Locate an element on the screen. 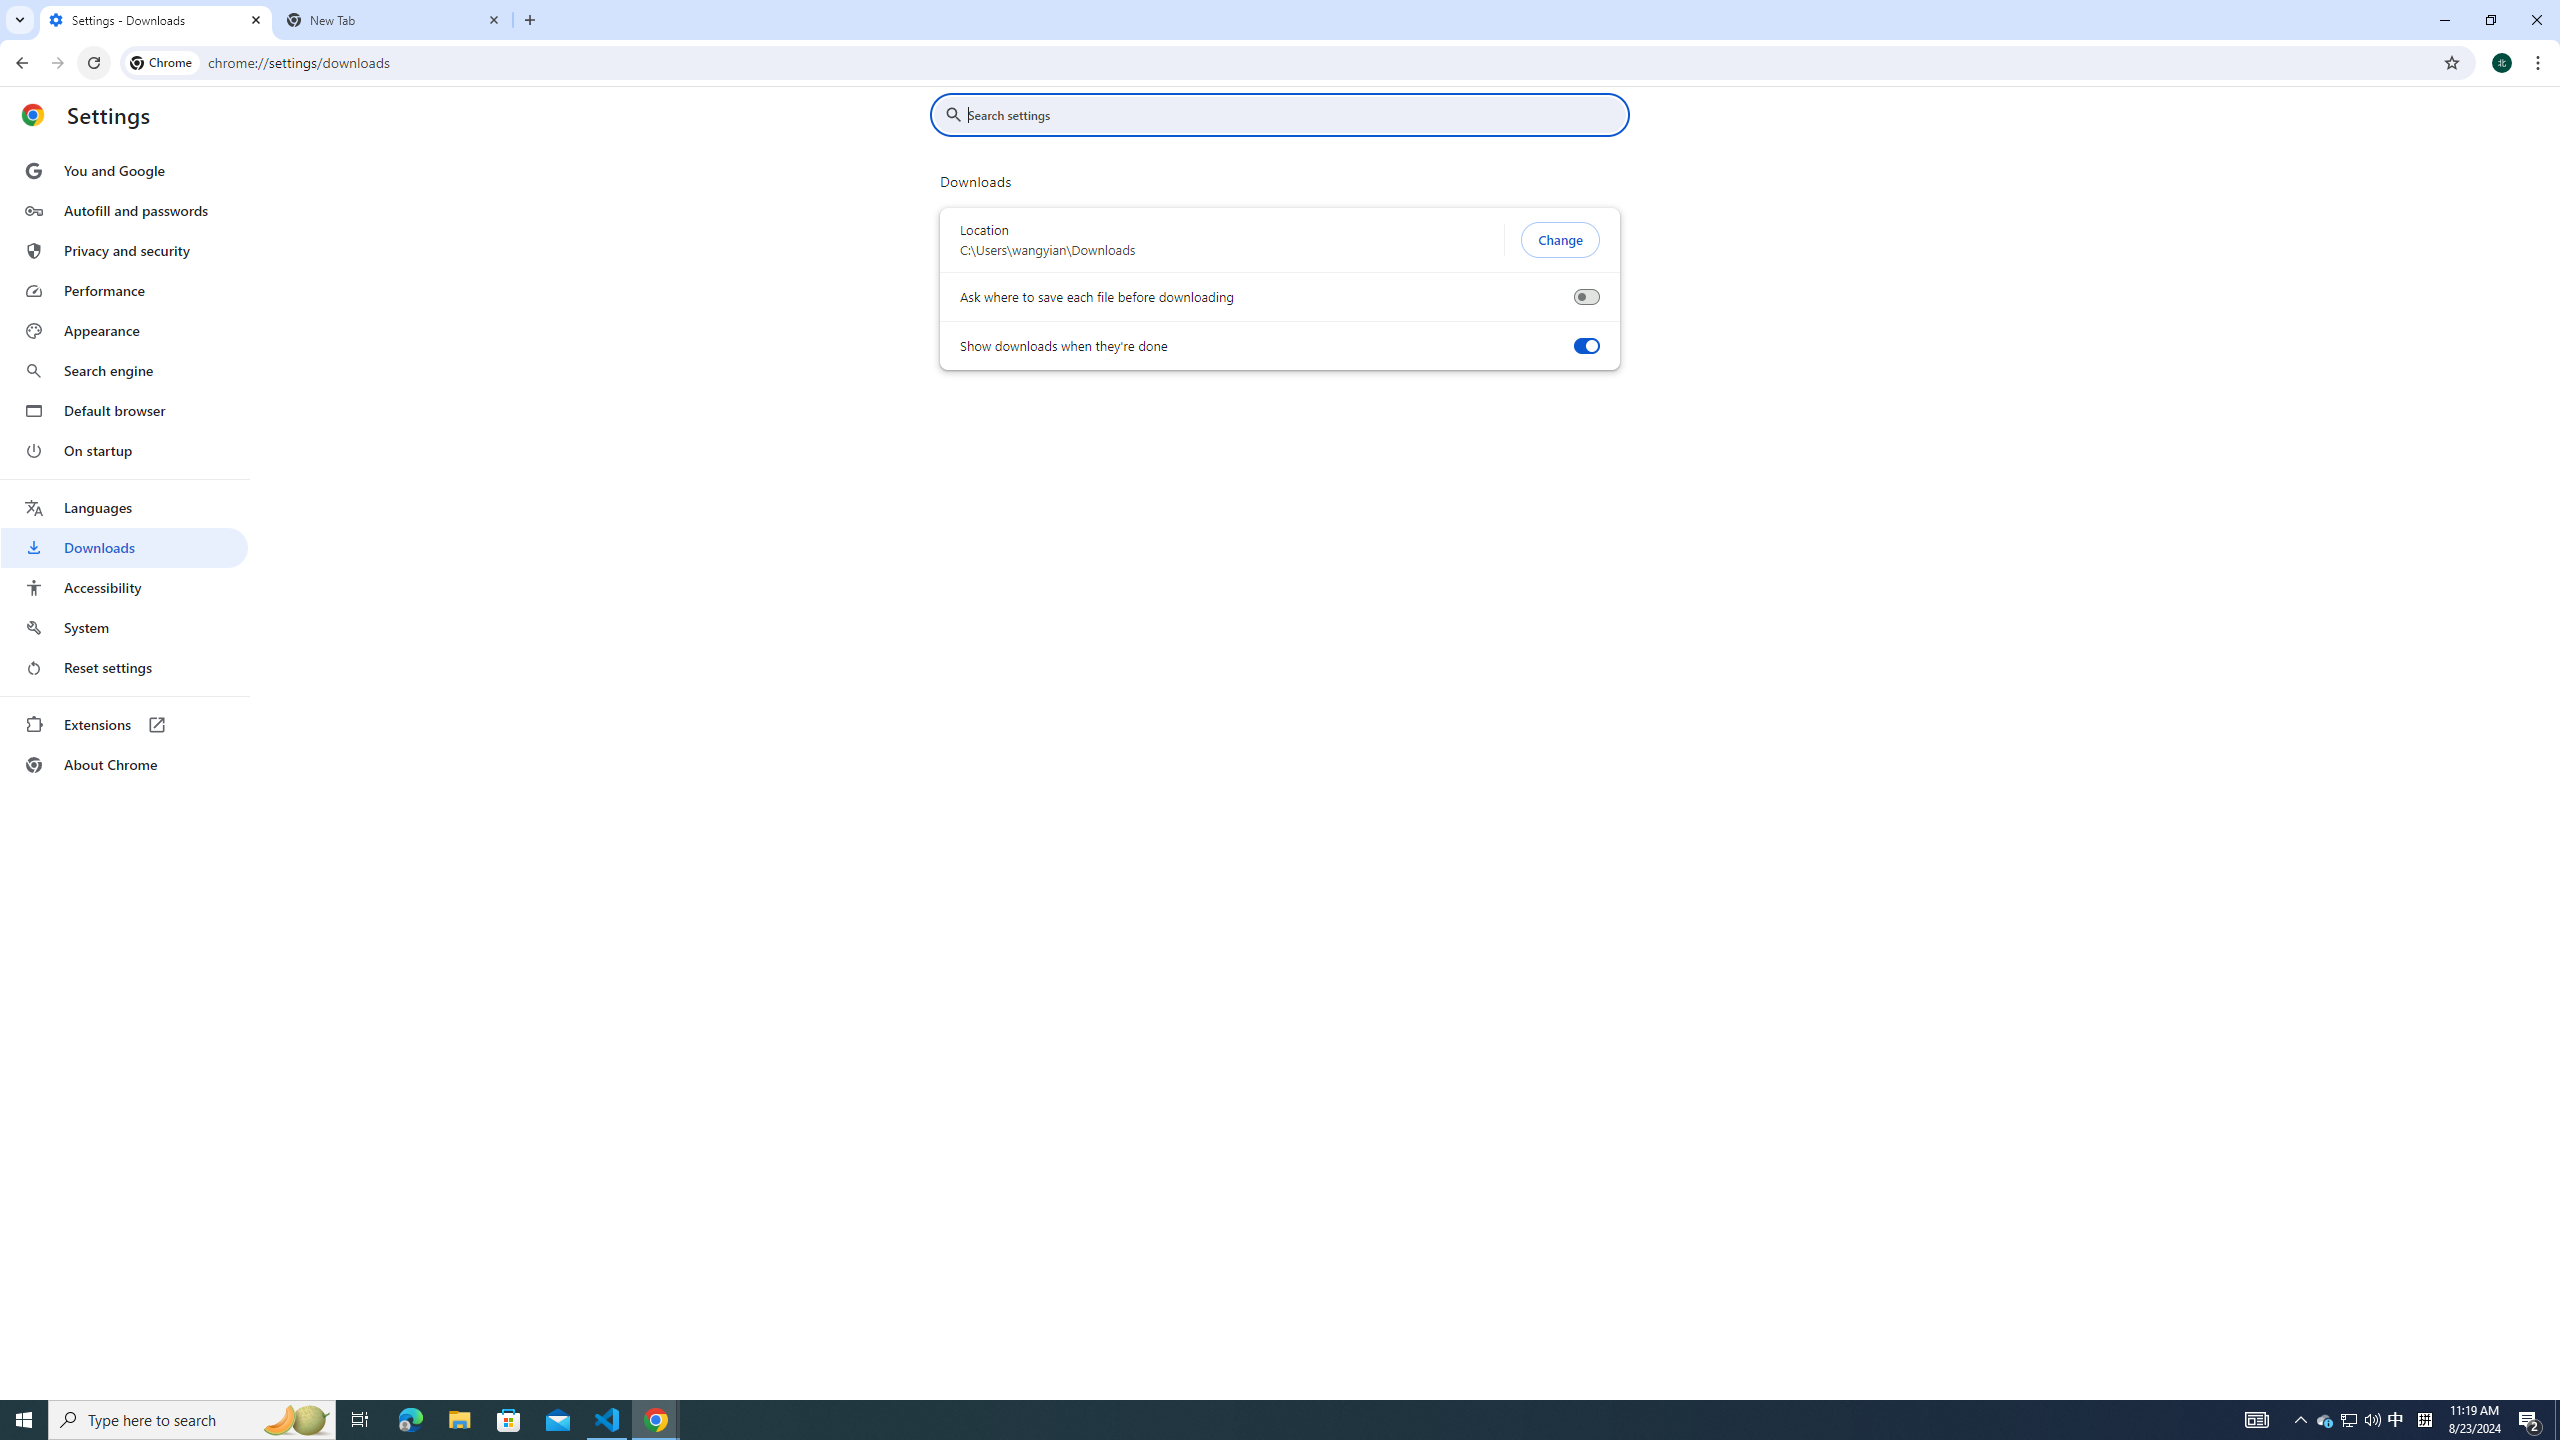 This screenshot has height=1440, width=2560. 'Reset settings' is located at coordinates (123, 667).